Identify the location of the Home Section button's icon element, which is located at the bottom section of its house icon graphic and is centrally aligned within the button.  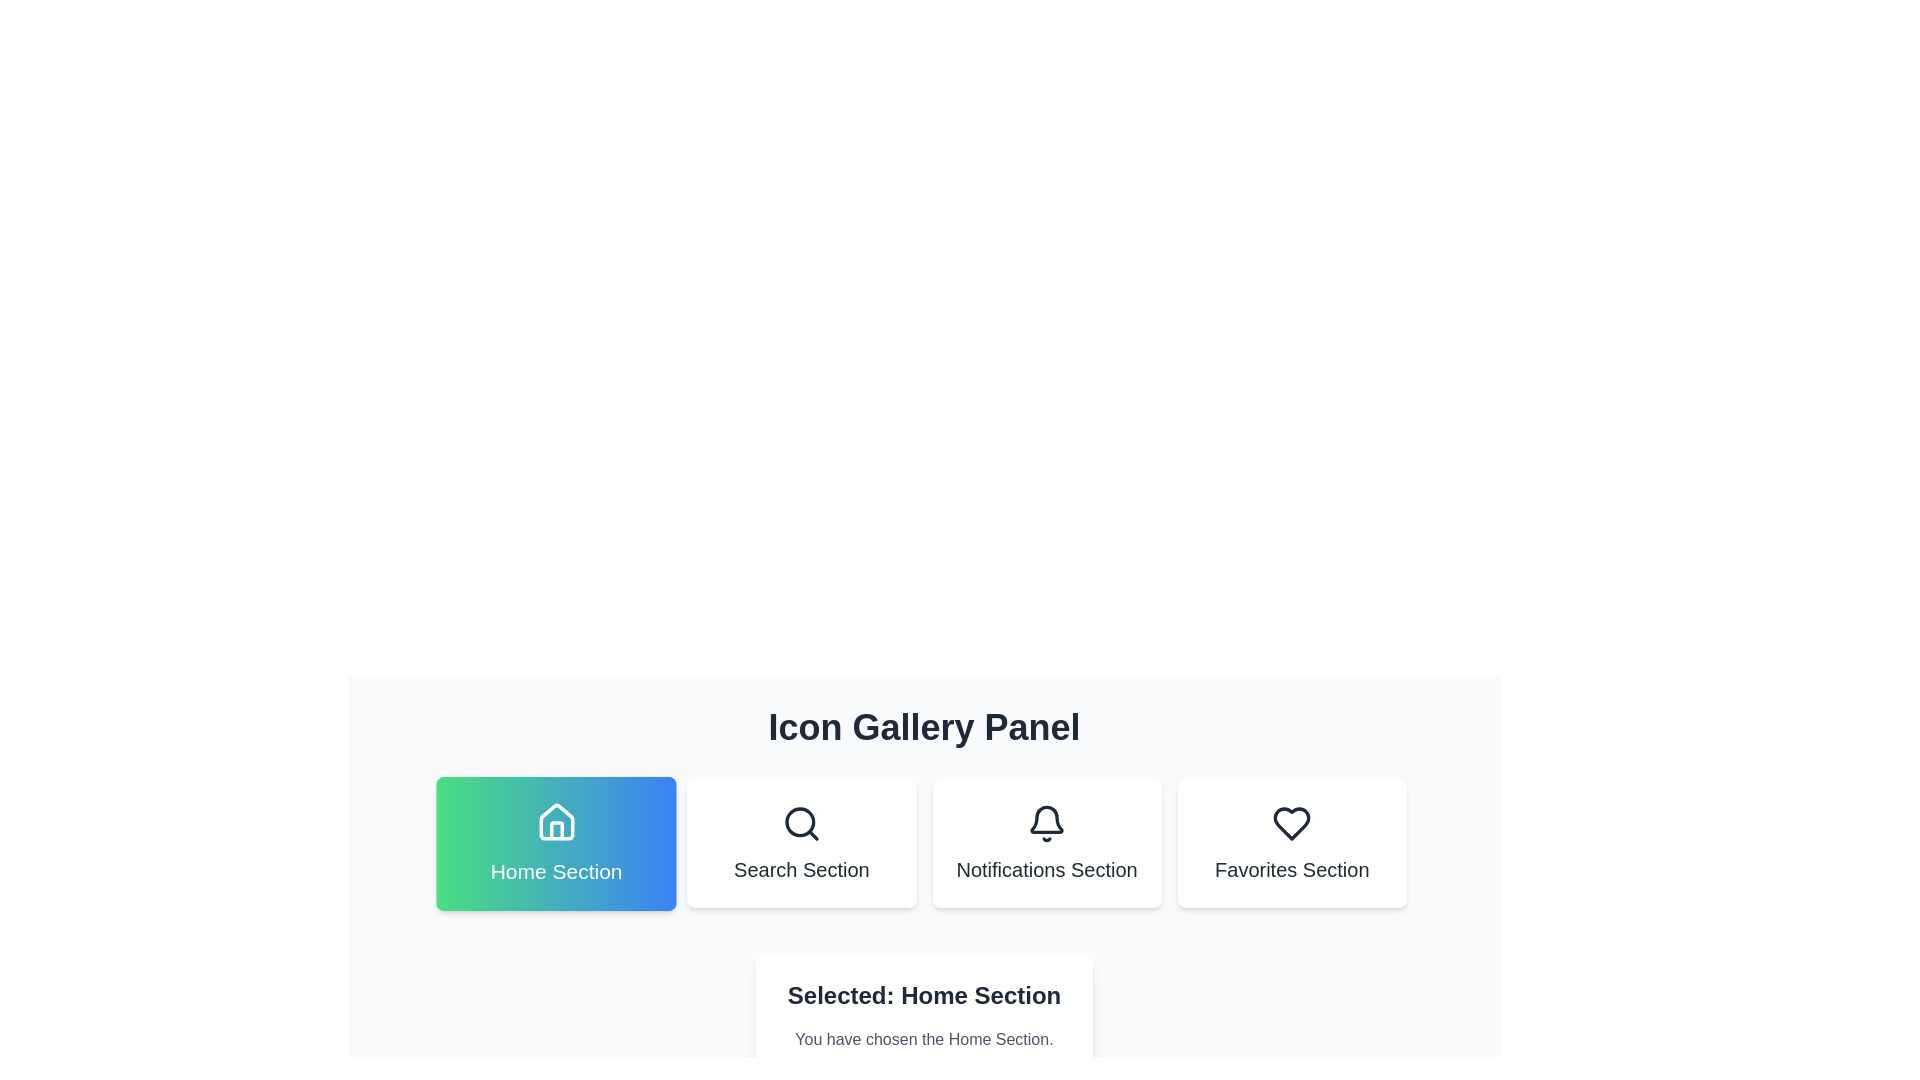
(556, 830).